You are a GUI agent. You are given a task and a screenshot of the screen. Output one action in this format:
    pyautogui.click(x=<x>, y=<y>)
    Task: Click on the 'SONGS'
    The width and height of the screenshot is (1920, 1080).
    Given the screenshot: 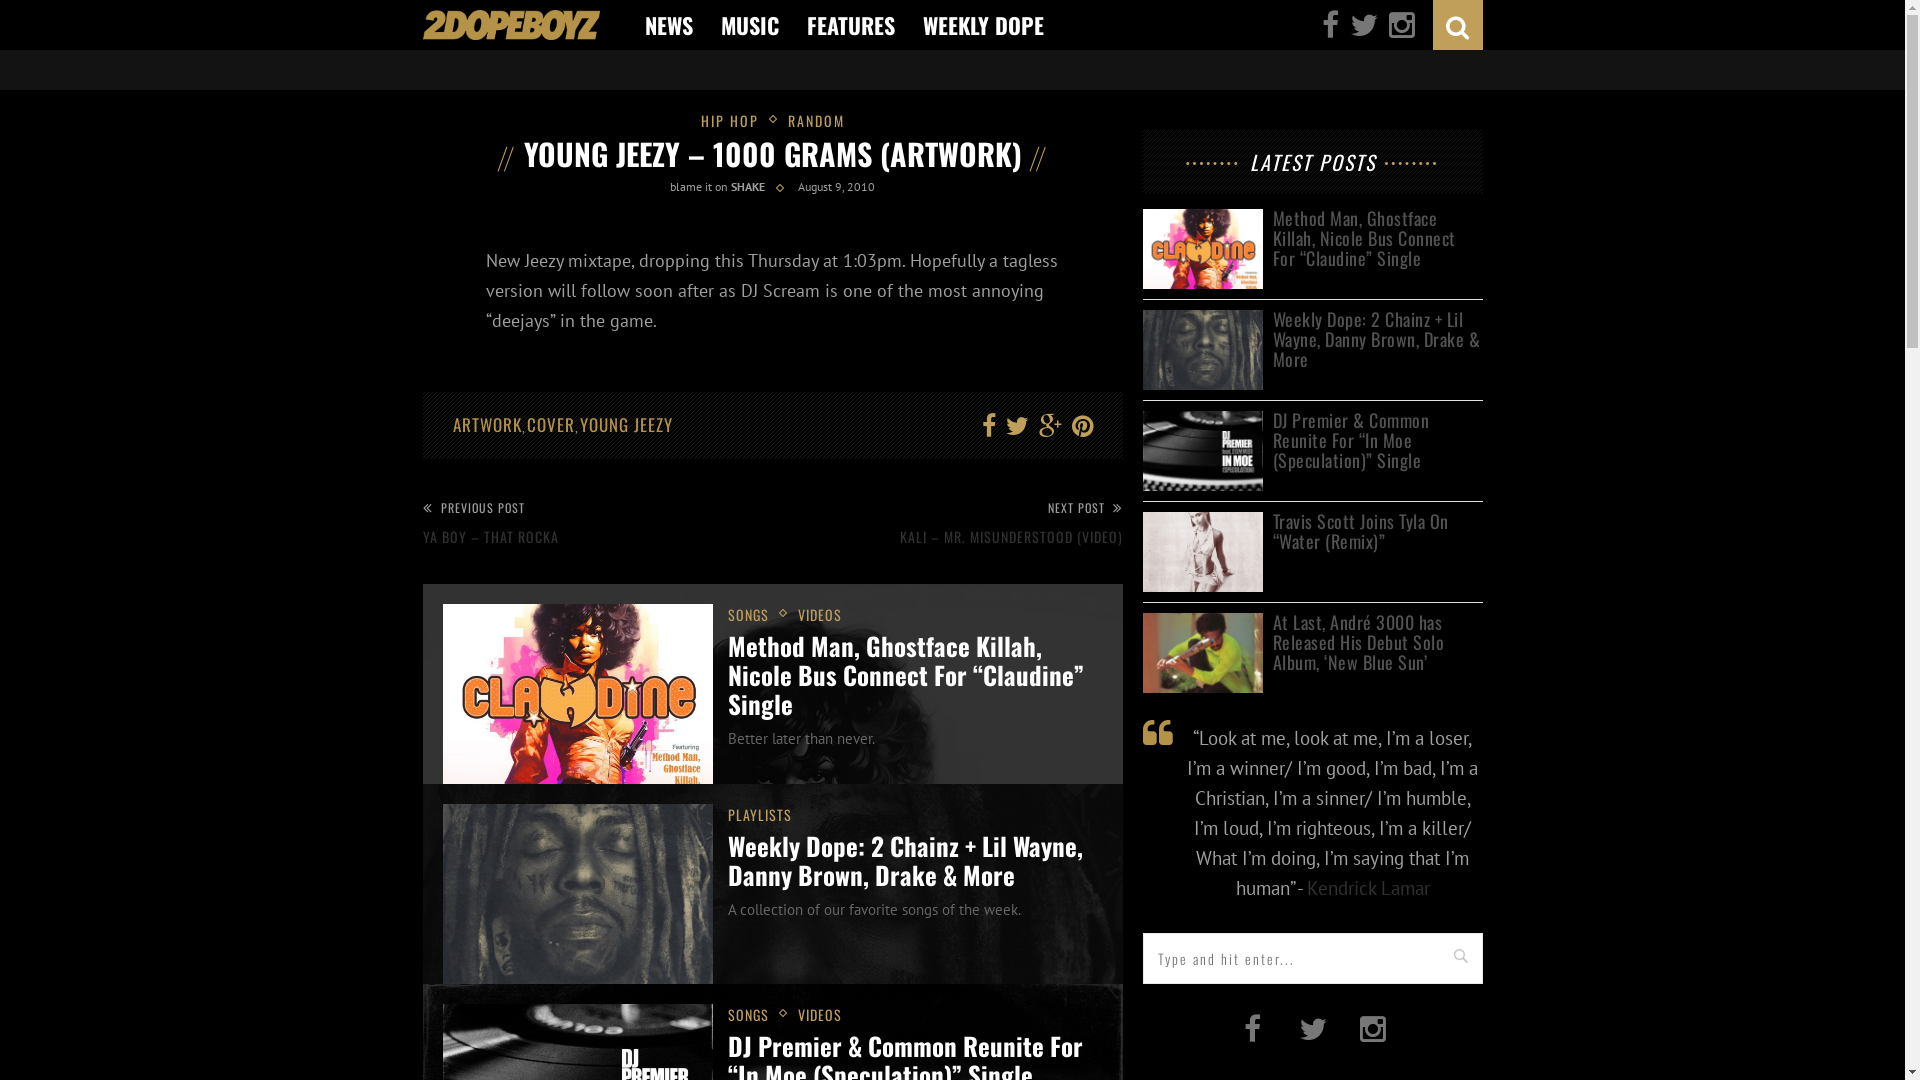 What is the action you would take?
    pyautogui.click(x=756, y=613)
    